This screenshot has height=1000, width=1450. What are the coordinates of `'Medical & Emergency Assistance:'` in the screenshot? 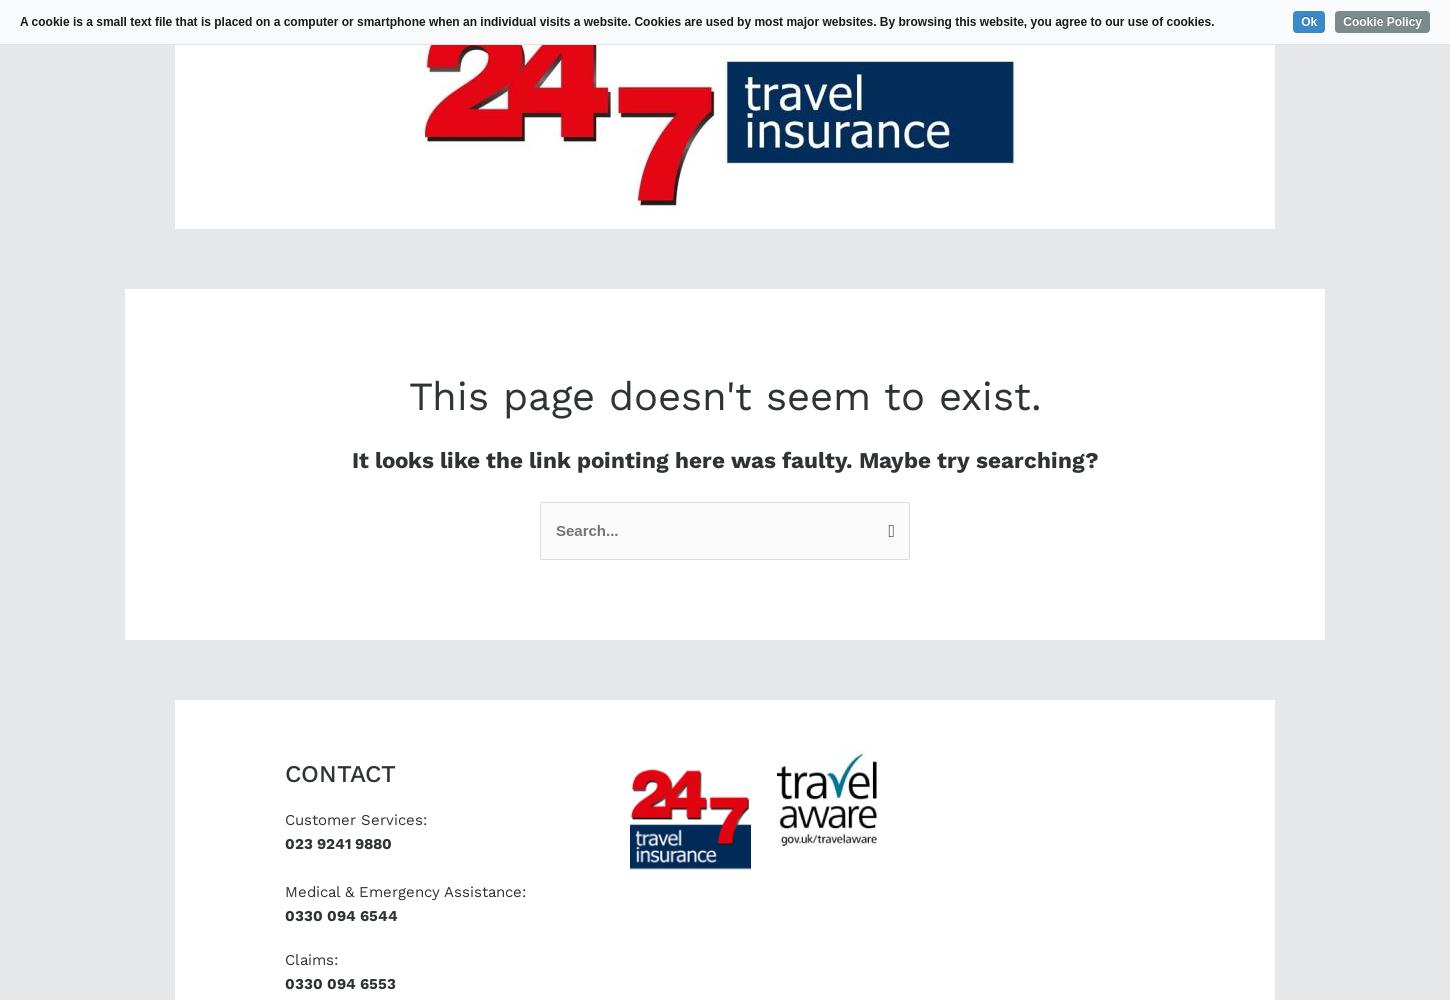 It's located at (404, 892).